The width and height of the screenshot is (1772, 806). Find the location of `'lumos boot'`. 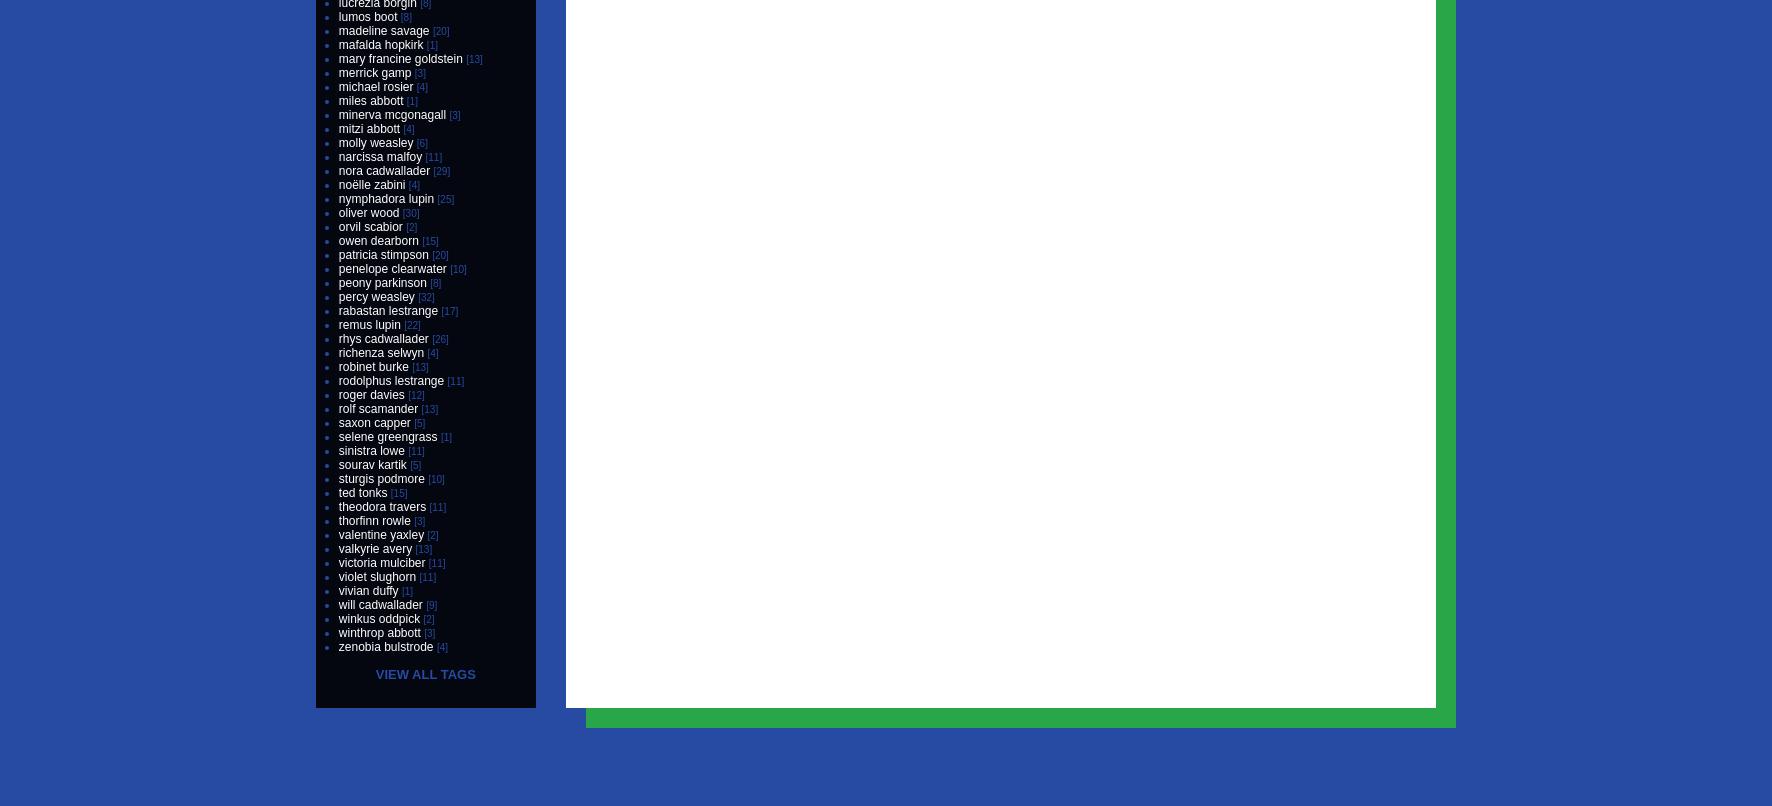

'lumos boot' is located at coordinates (367, 17).